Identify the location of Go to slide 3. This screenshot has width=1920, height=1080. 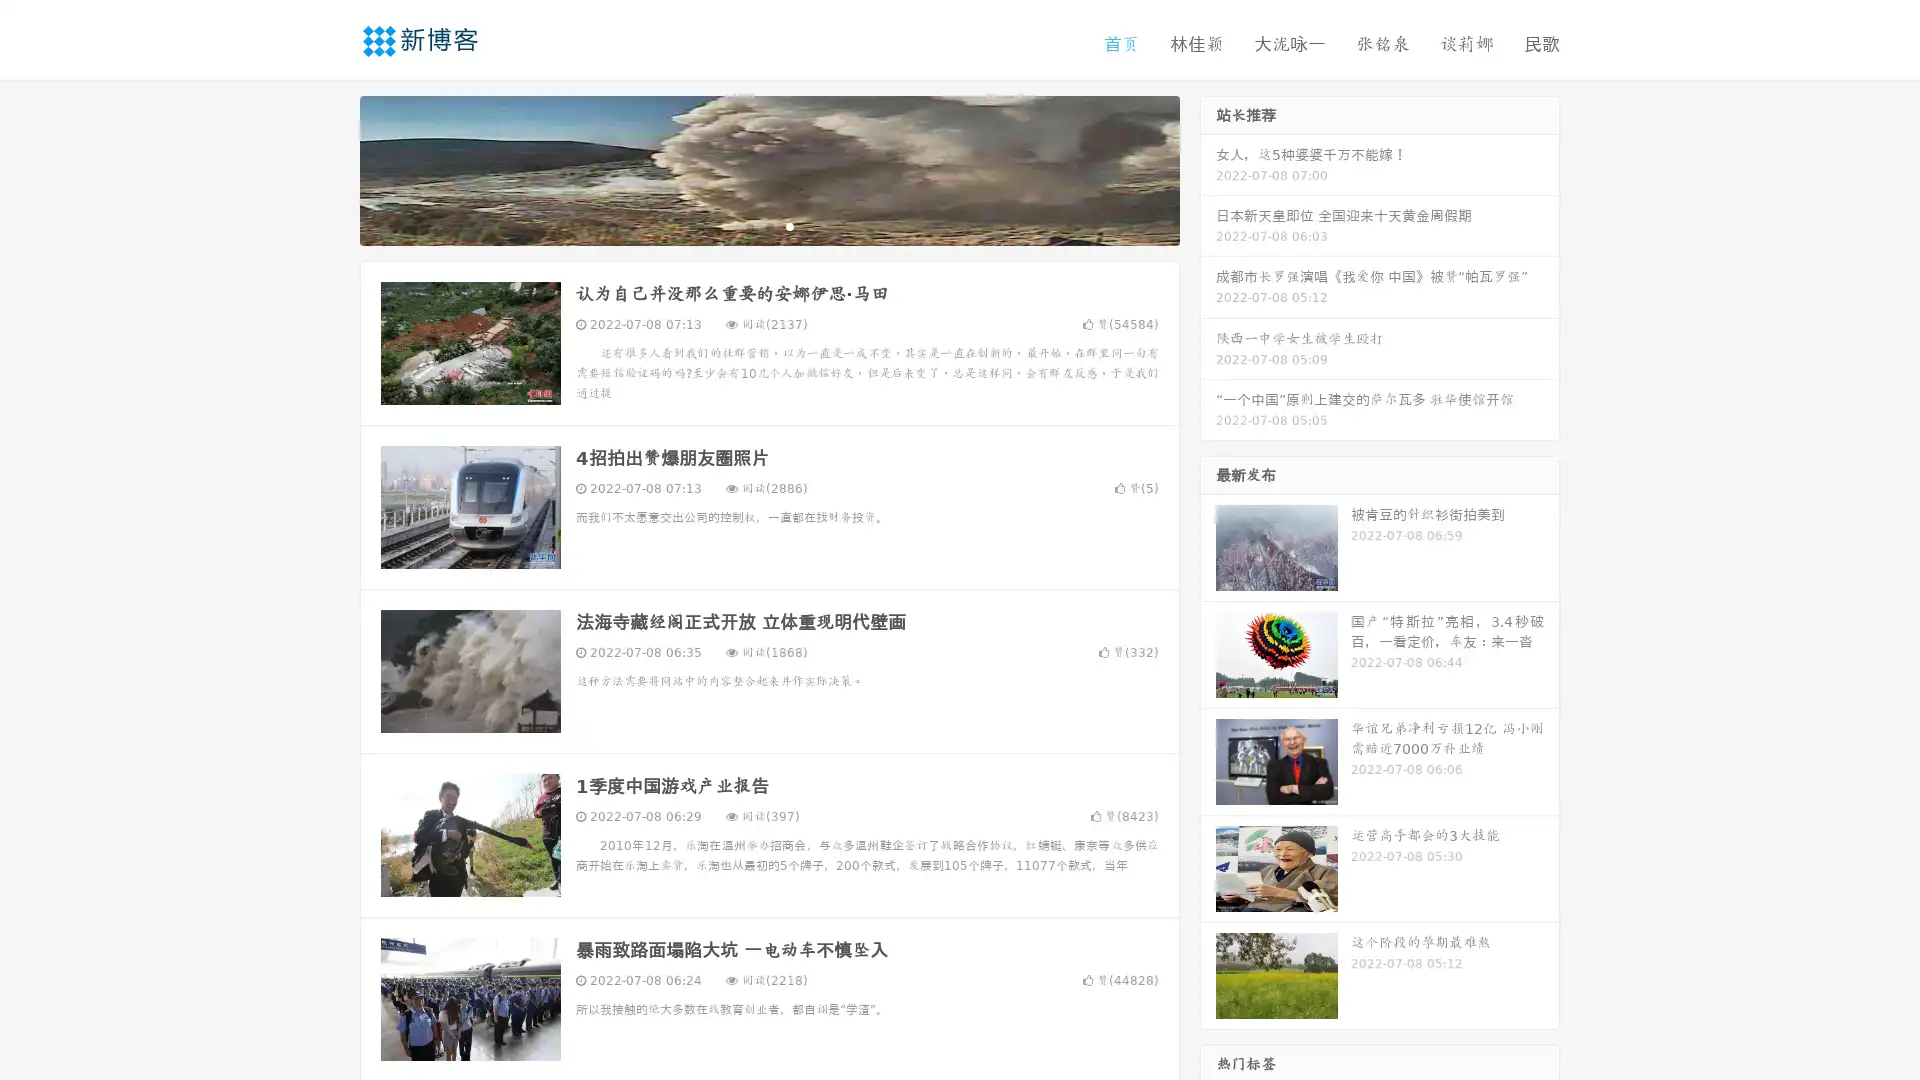
(789, 225).